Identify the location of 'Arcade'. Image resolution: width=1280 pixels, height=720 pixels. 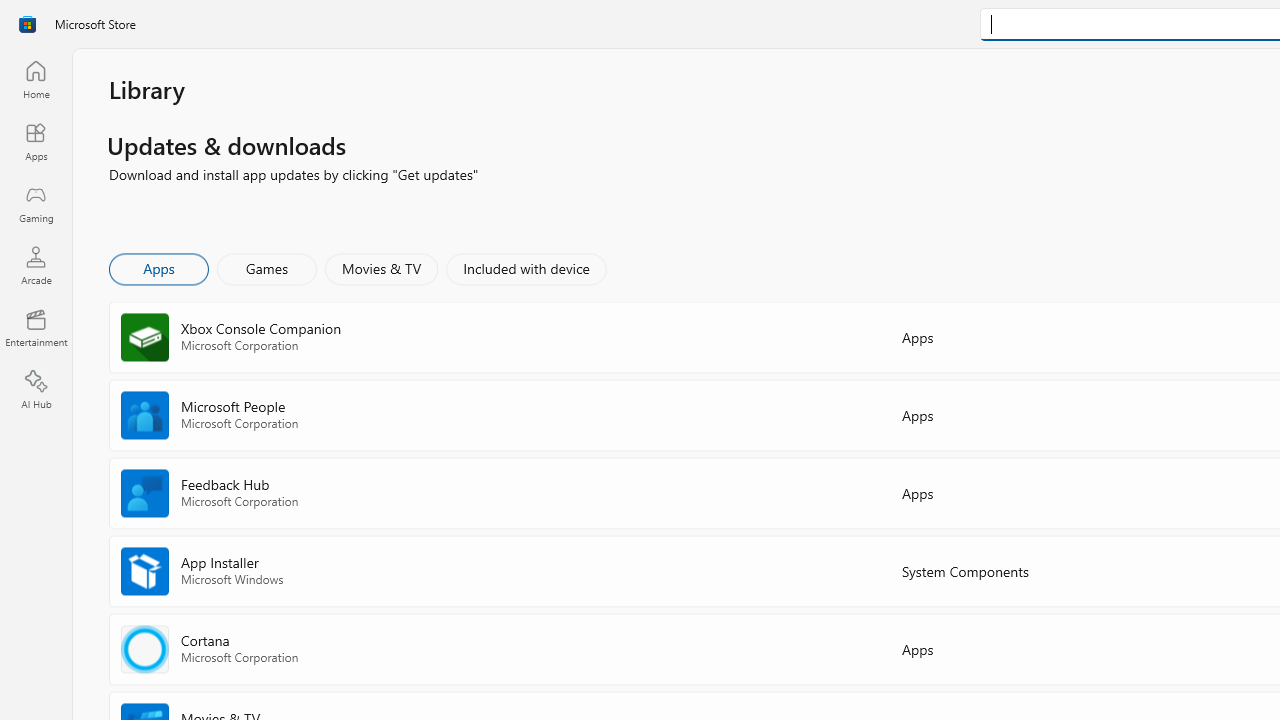
(35, 264).